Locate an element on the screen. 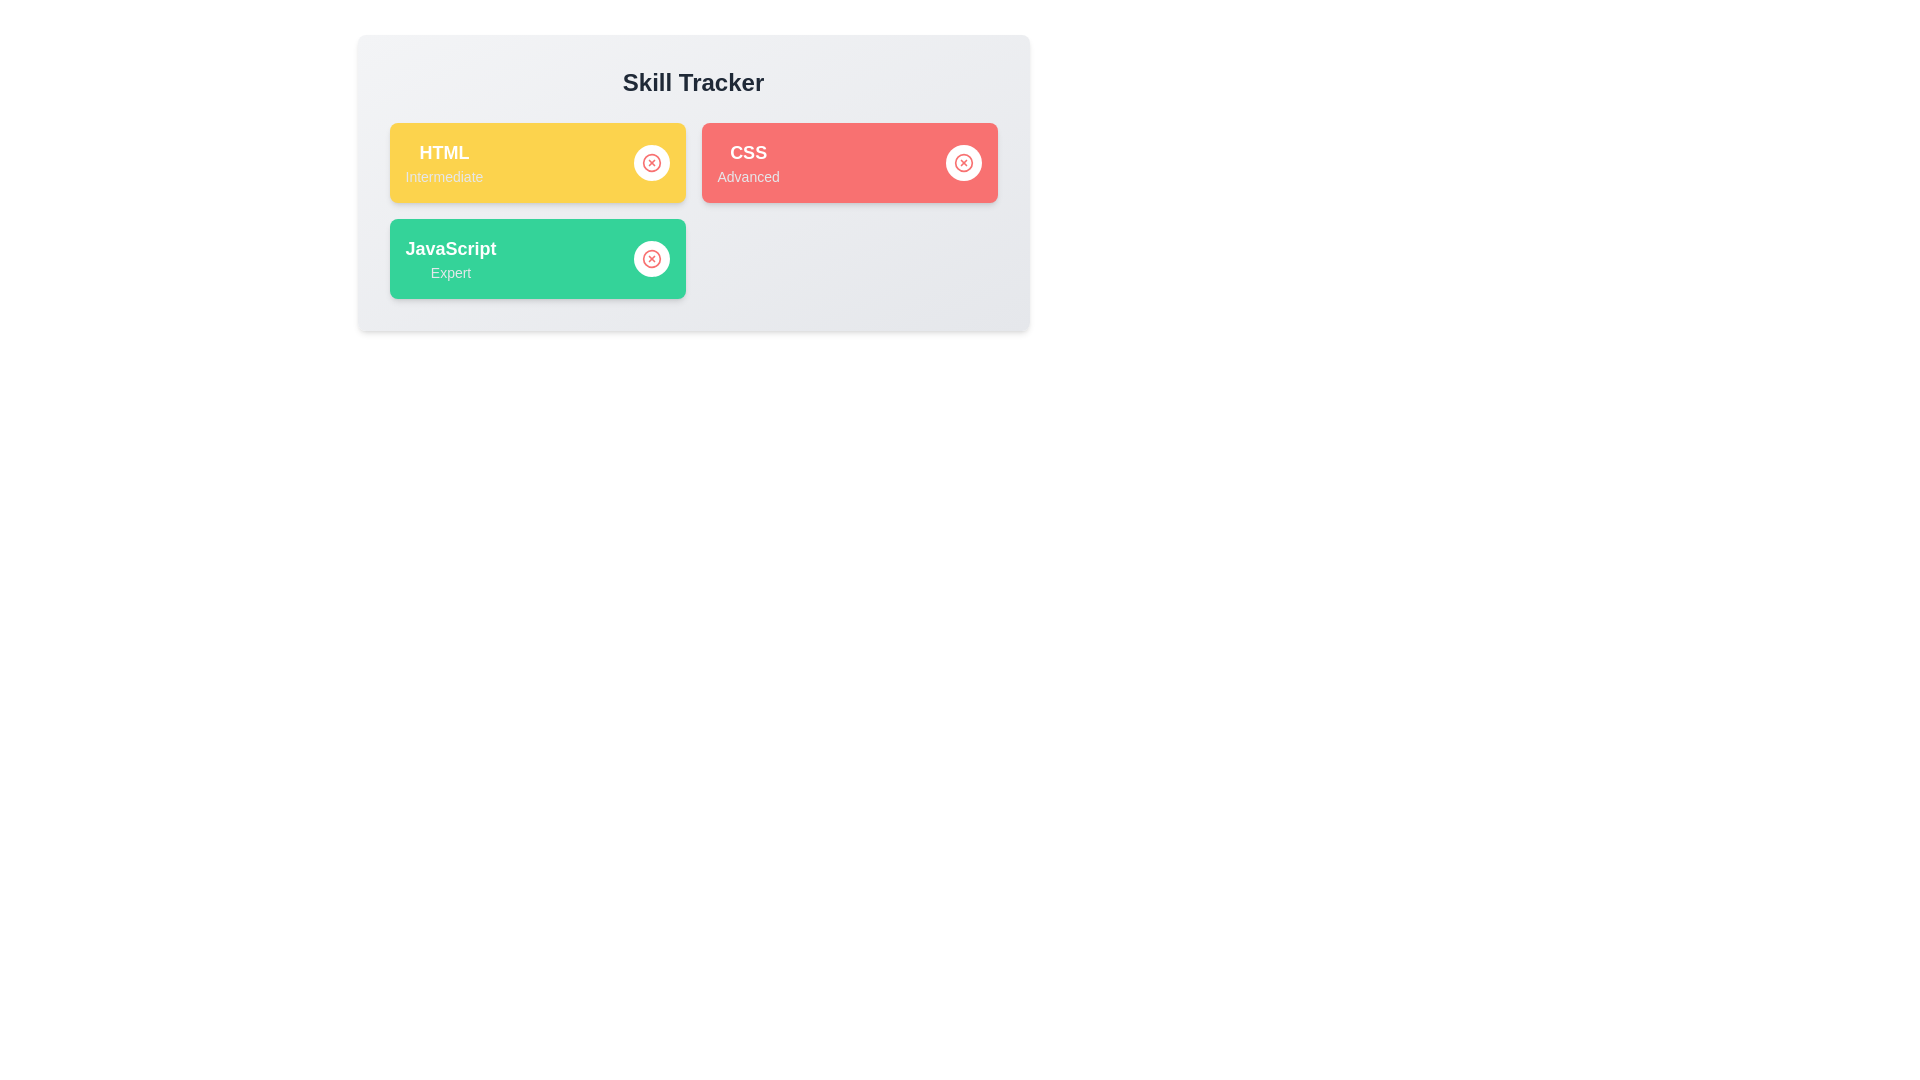 This screenshot has width=1920, height=1080. remove button next to the skill named CSS is located at coordinates (963, 161).